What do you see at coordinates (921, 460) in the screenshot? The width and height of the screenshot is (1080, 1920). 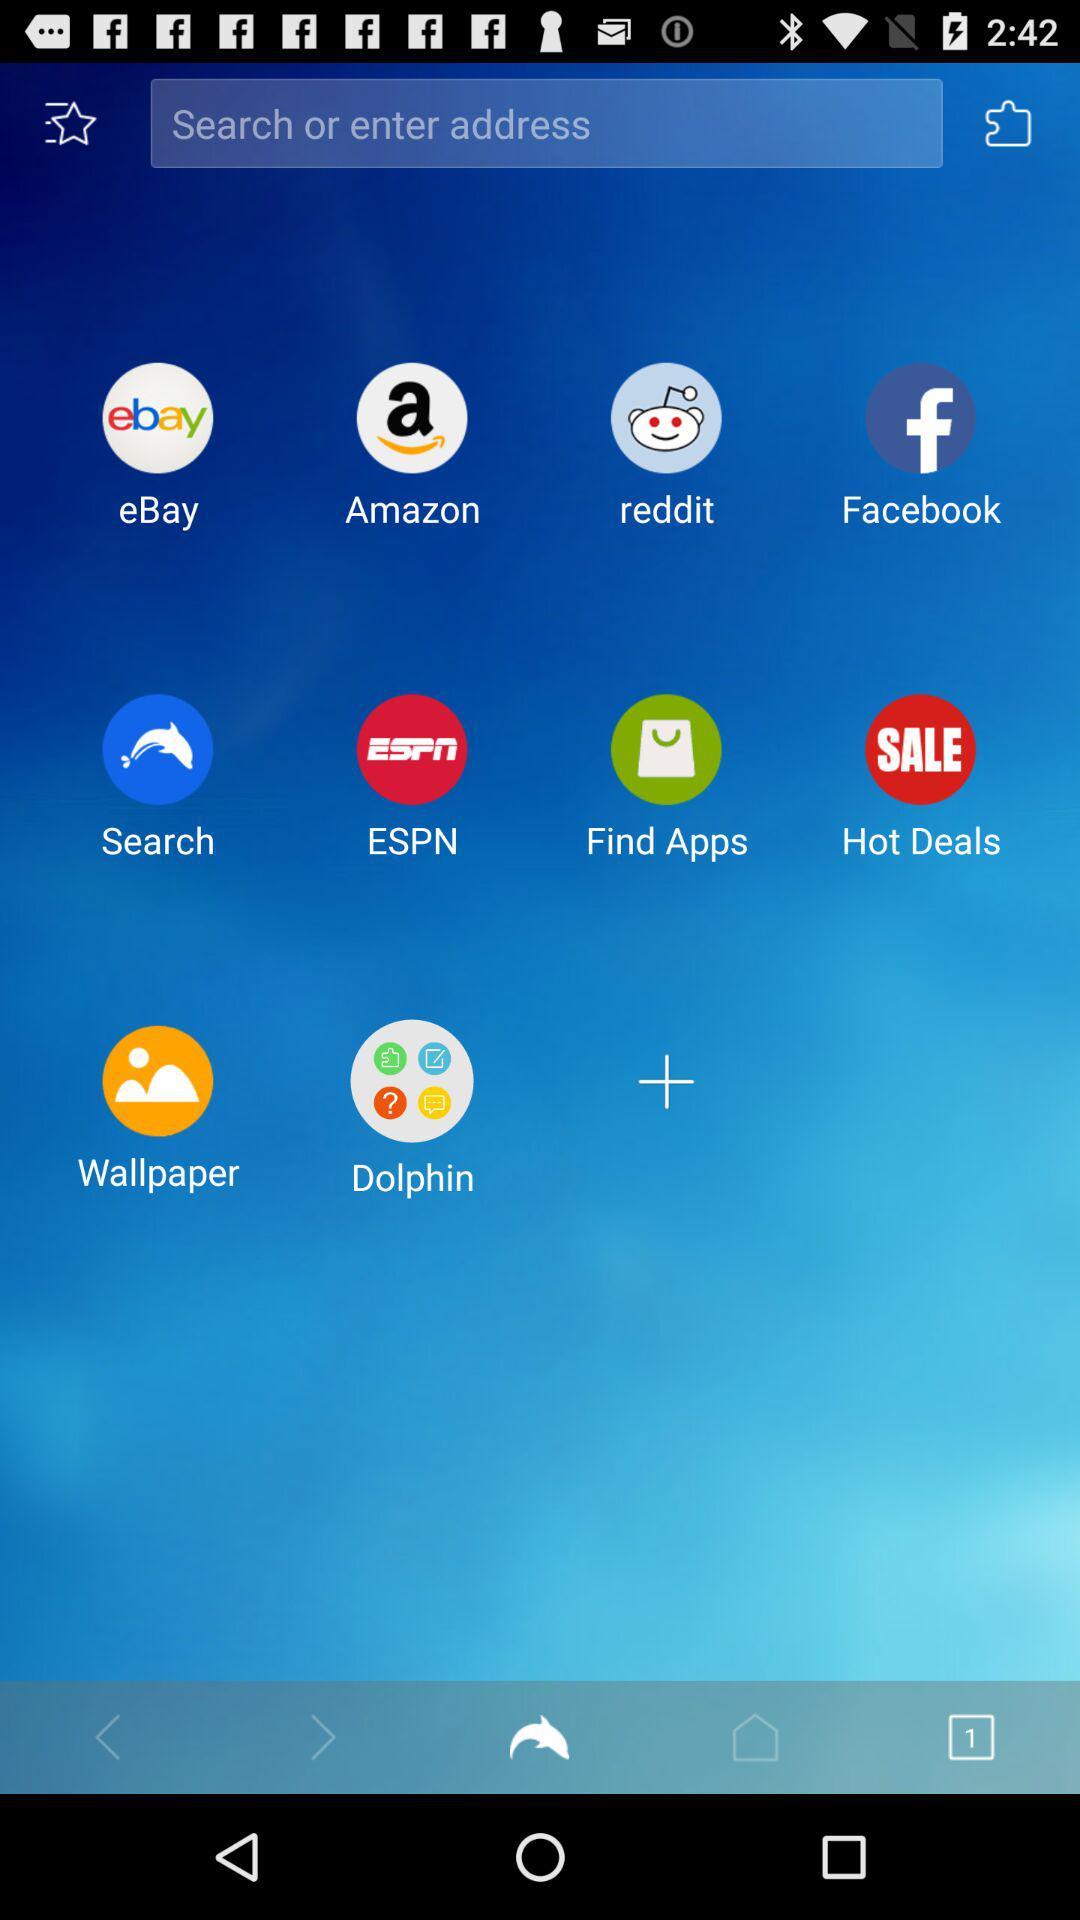 I see `icon next to reddit item` at bounding box center [921, 460].